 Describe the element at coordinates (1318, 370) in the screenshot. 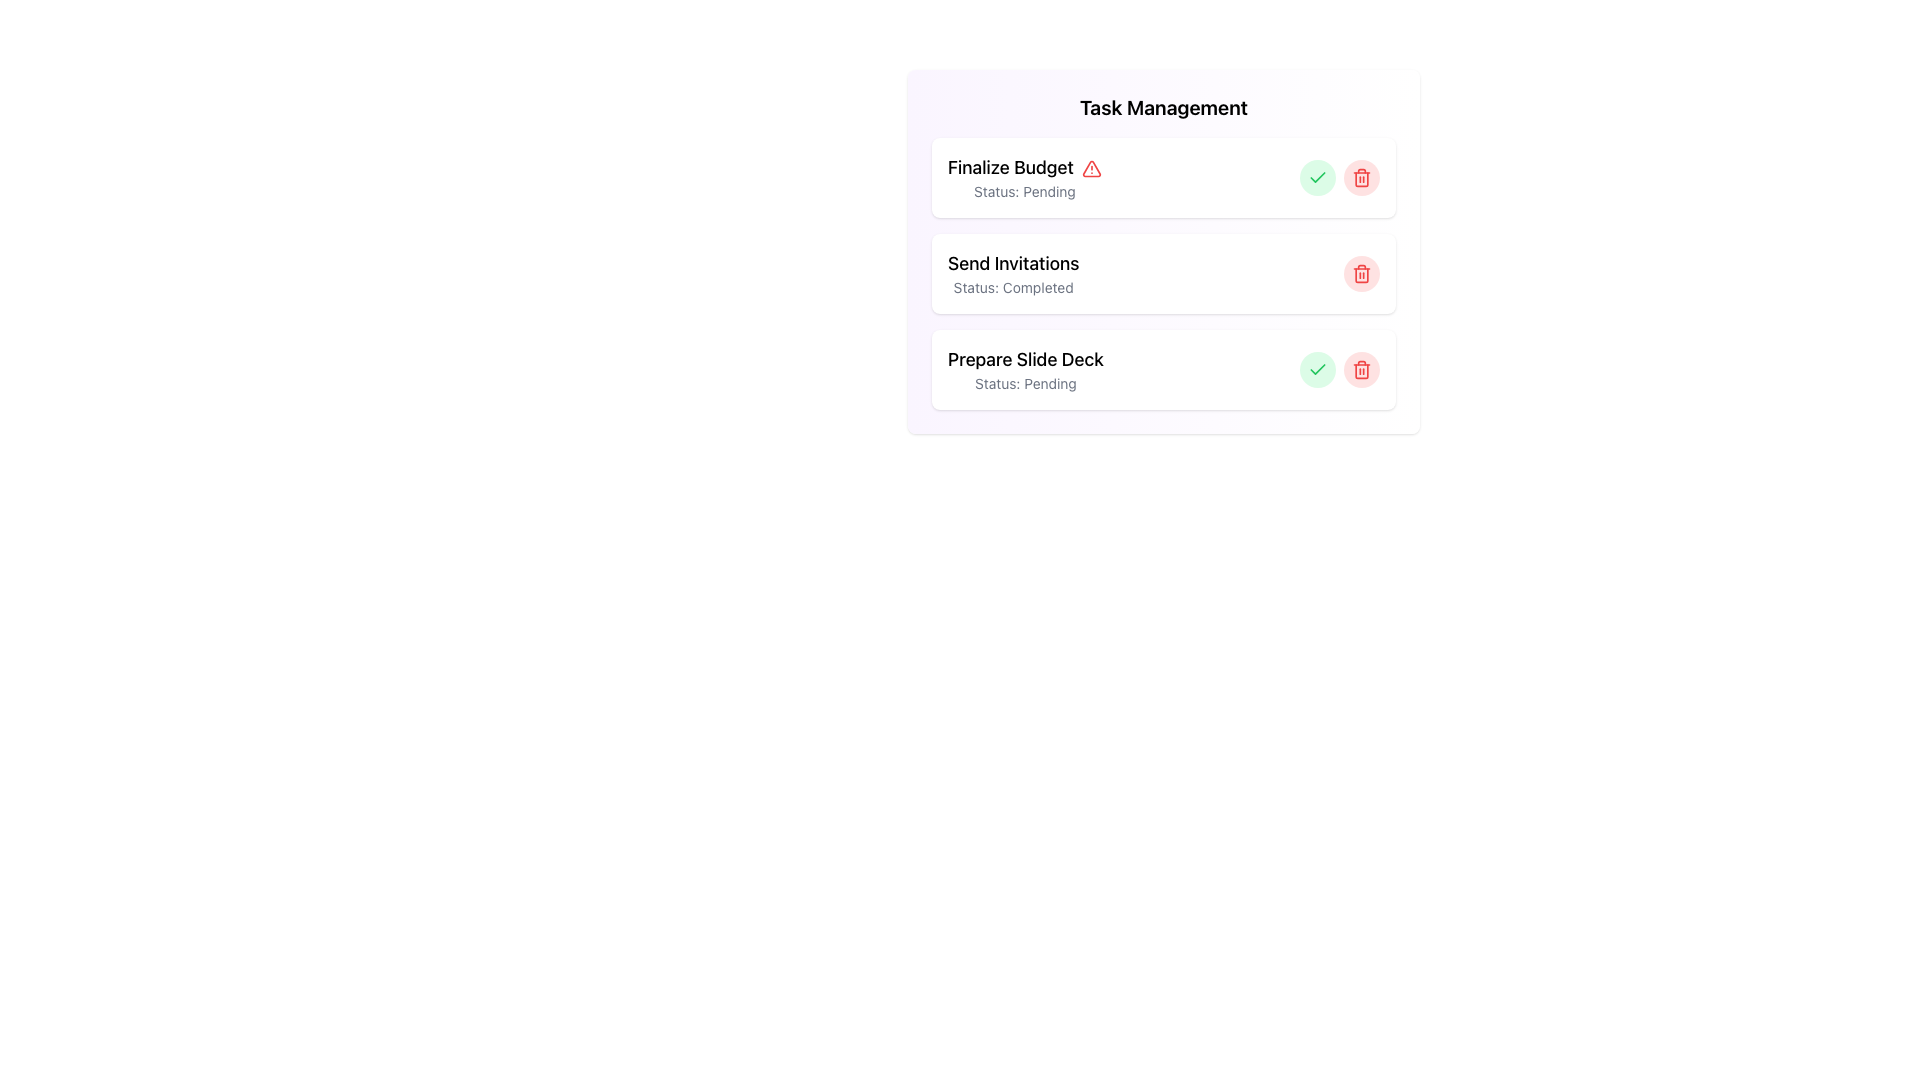

I see `the checkmark icon inside the circular button adjacent to the 'Prepare Slide Deck' task entry to interact with the associated task status` at that location.